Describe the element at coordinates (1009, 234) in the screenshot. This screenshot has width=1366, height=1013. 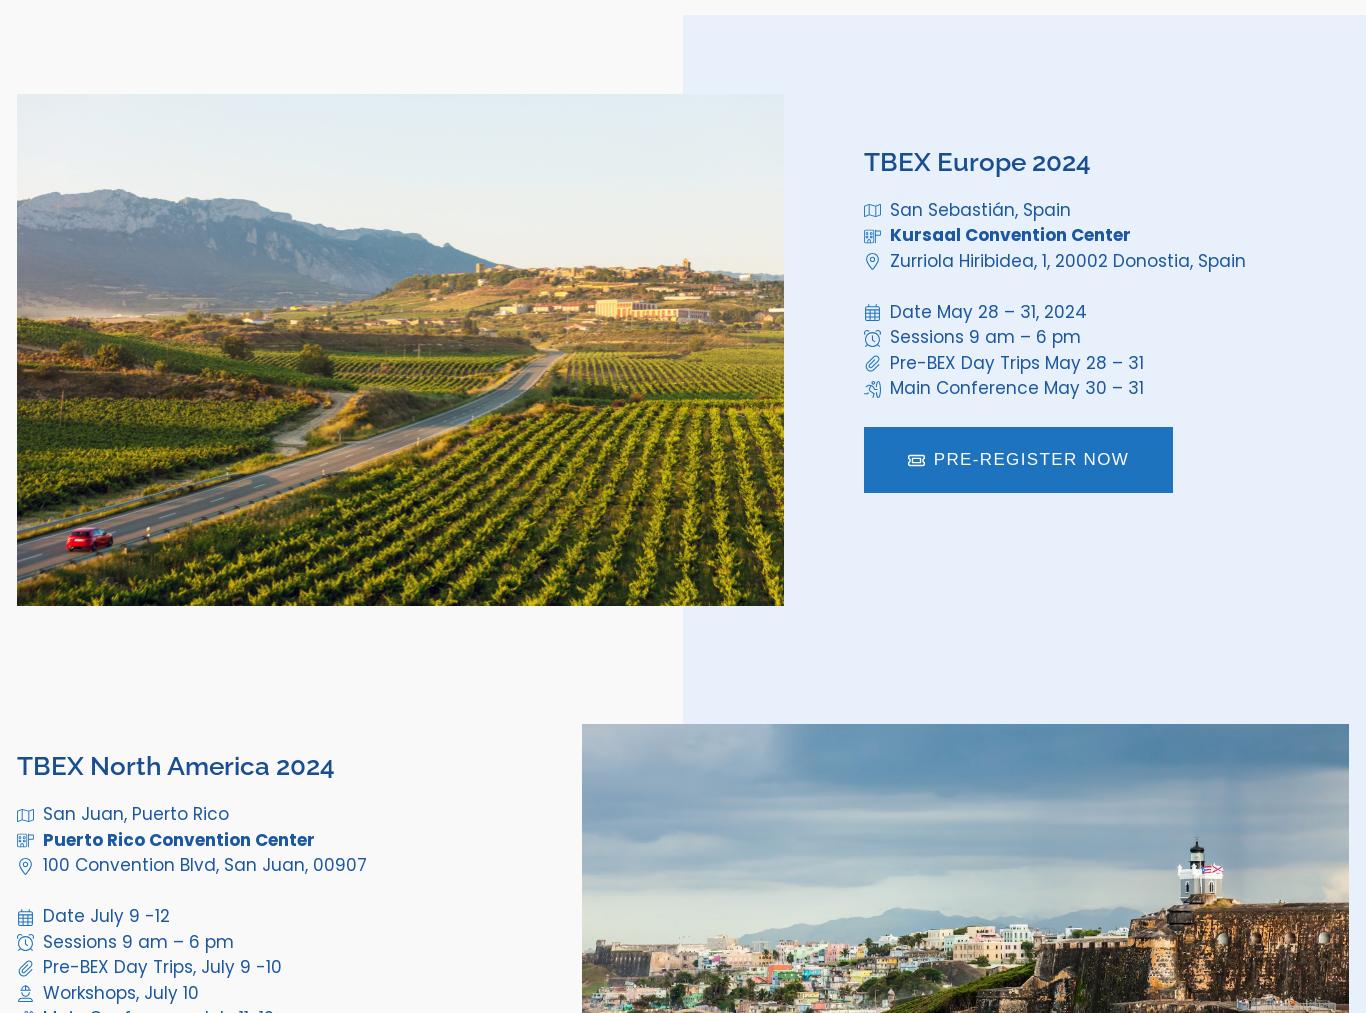
I see `'Kursaal Convention Center'` at that location.